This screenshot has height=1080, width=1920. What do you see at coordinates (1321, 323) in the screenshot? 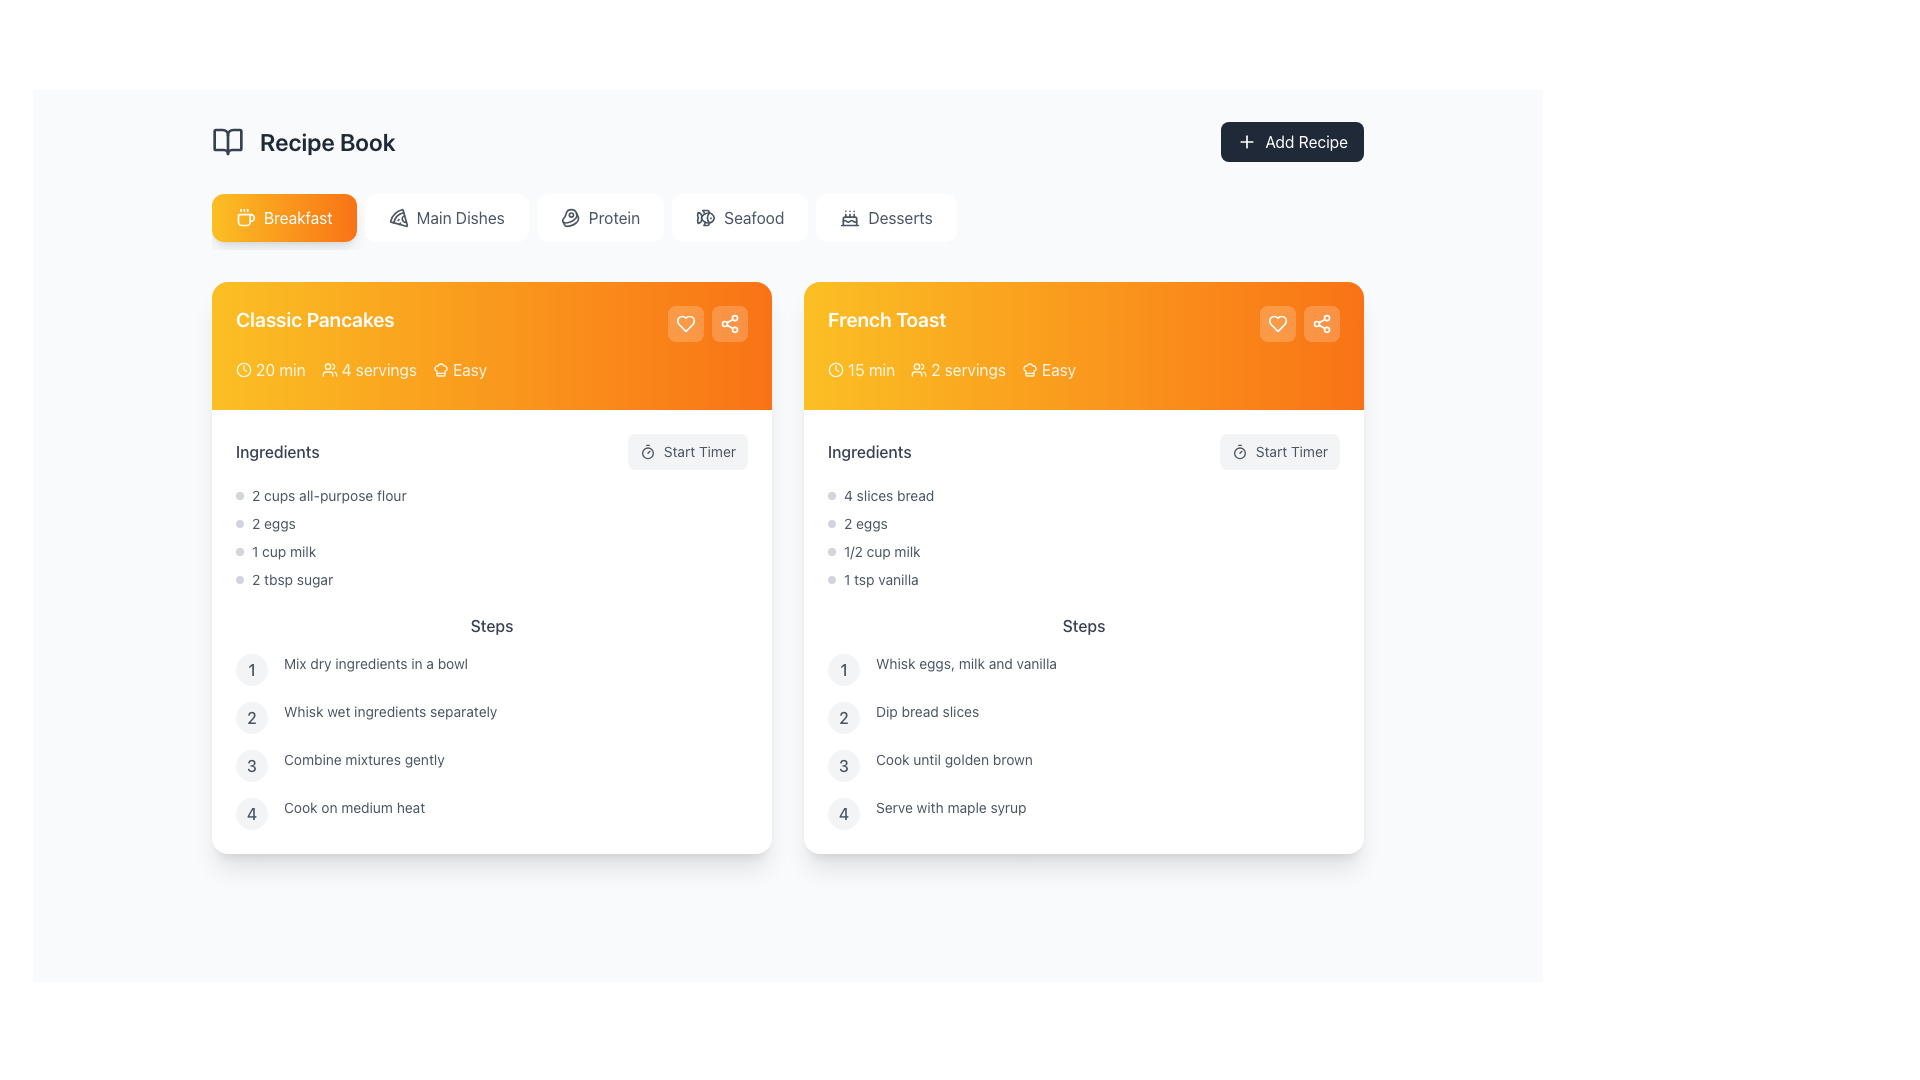
I see `the sharing button located at the top-right corner of the 'French Toast' recipe card` at bounding box center [1321, 323].